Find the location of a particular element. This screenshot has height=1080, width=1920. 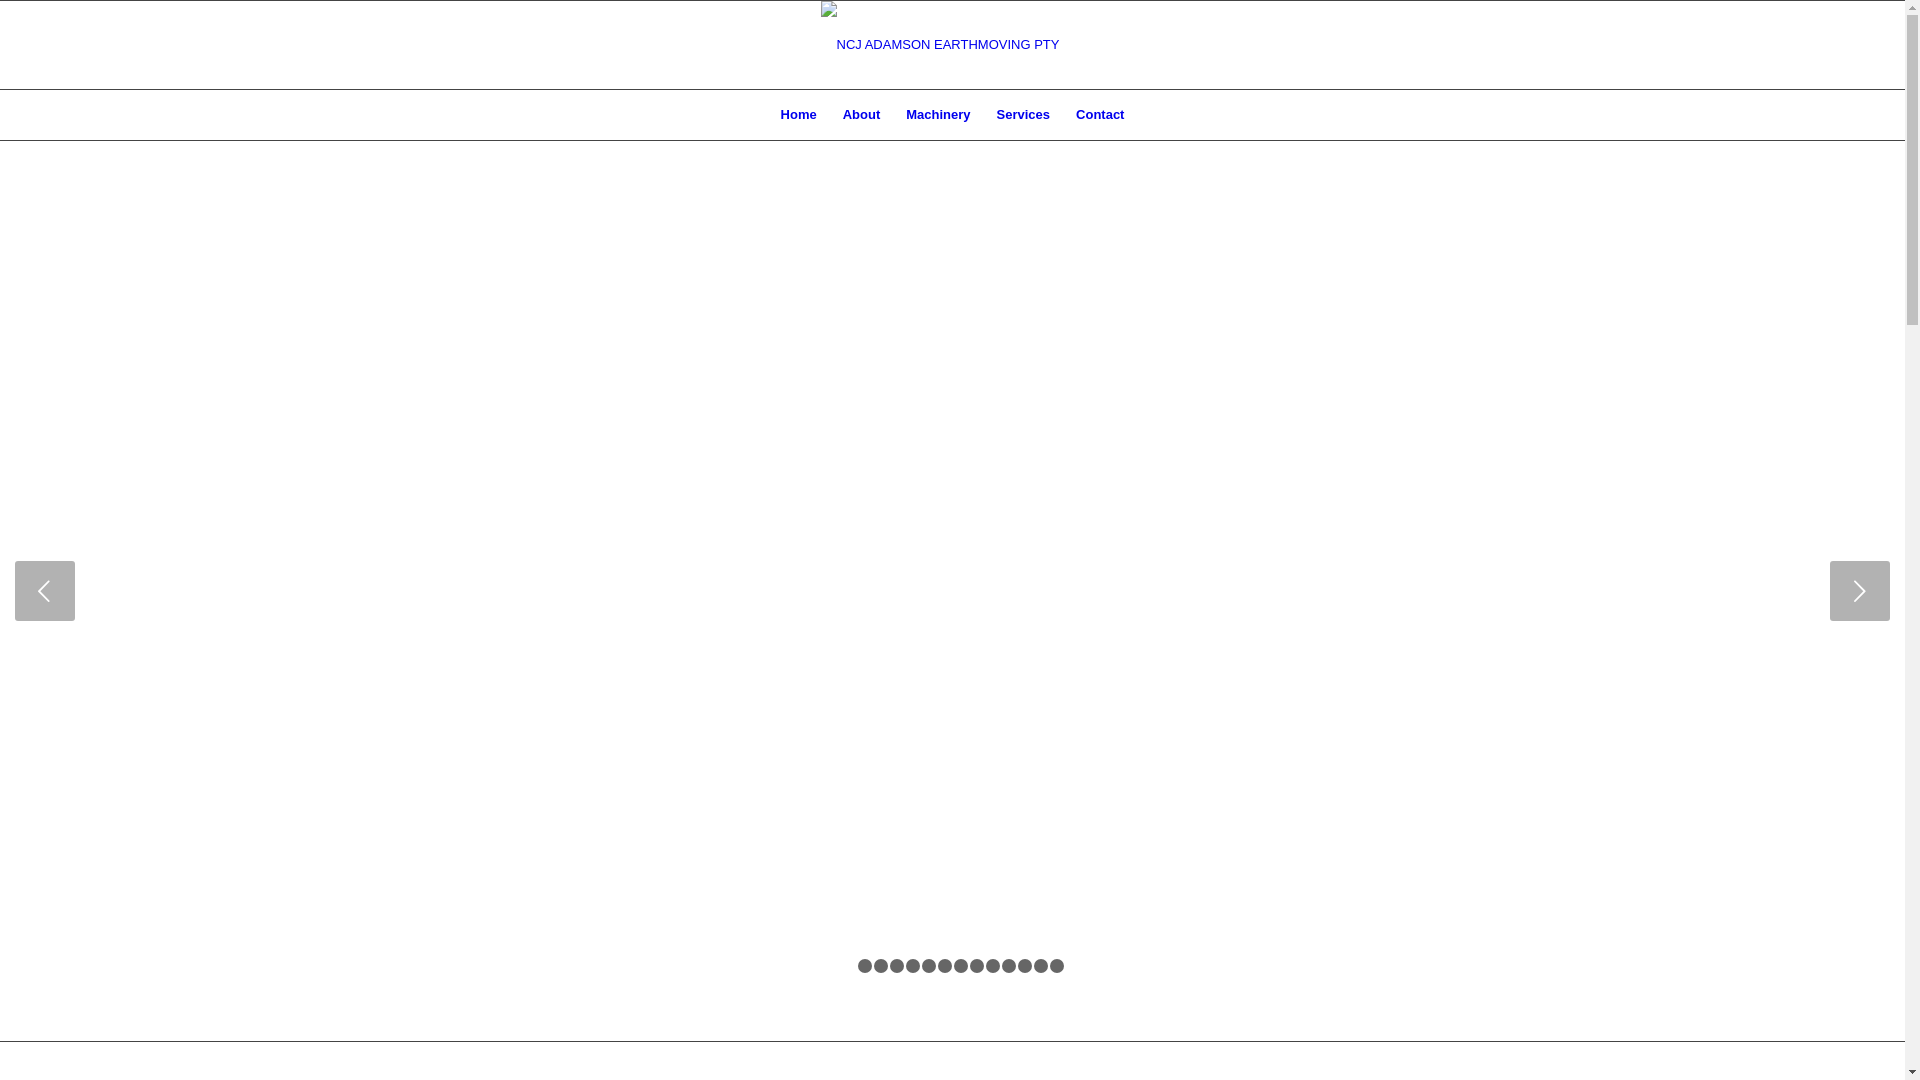

'14' is located at coordinates (1055, 964).